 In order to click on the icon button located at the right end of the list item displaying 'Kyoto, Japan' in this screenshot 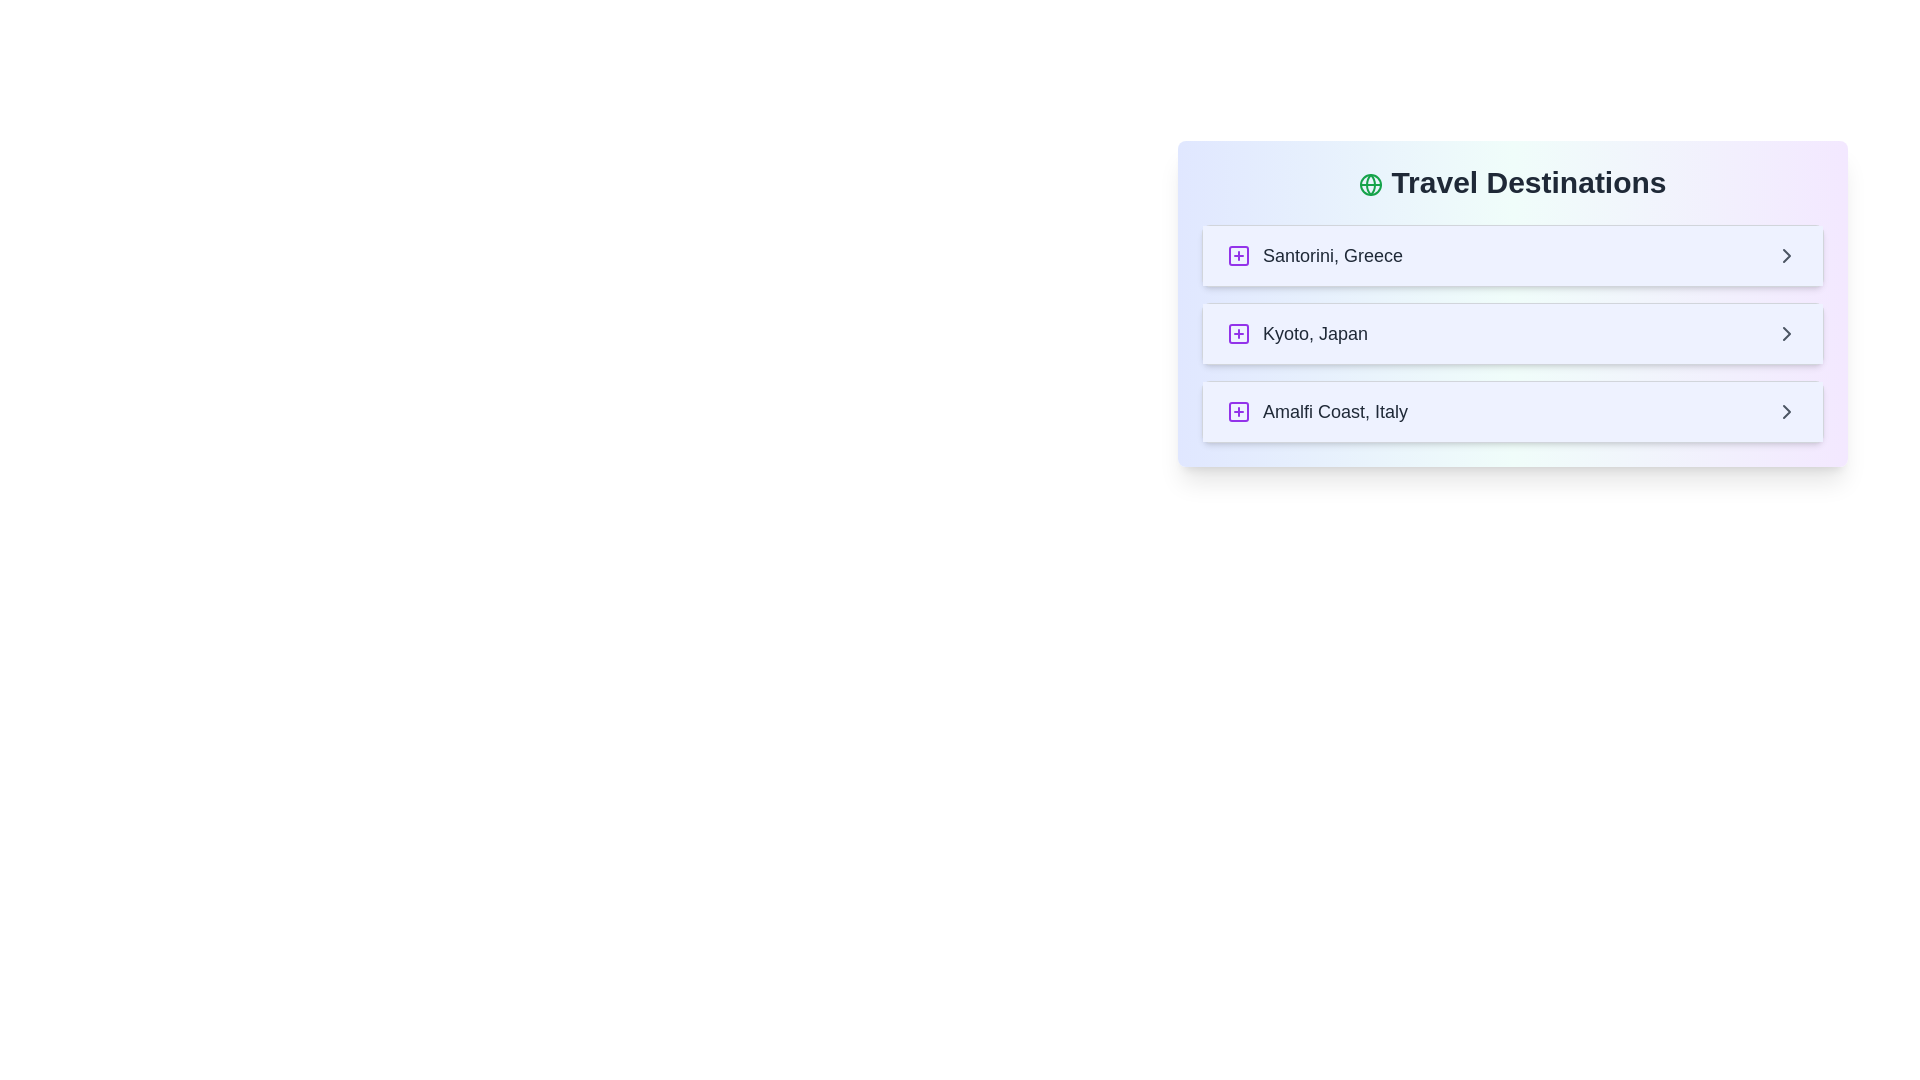, I will do `click(1786, 333)`.